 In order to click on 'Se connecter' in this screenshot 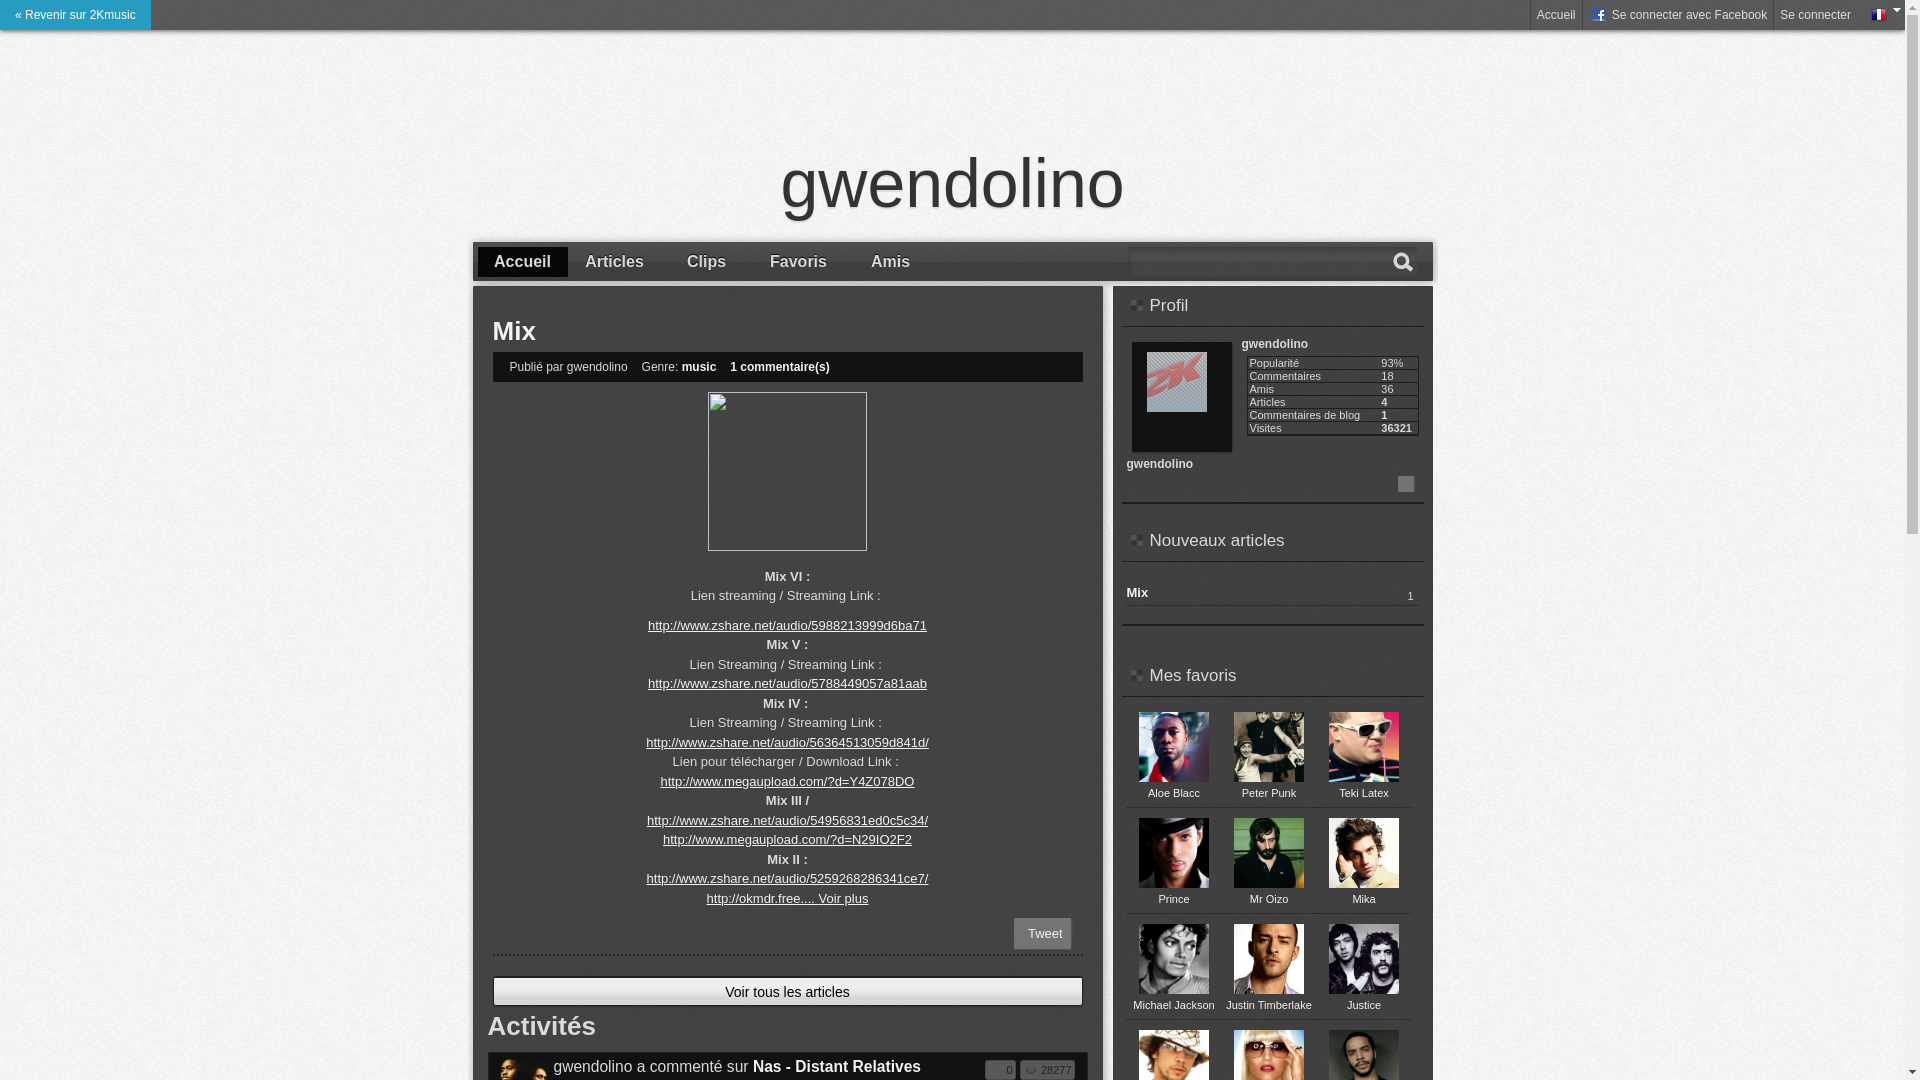, I will do `click(1815, 15)`.